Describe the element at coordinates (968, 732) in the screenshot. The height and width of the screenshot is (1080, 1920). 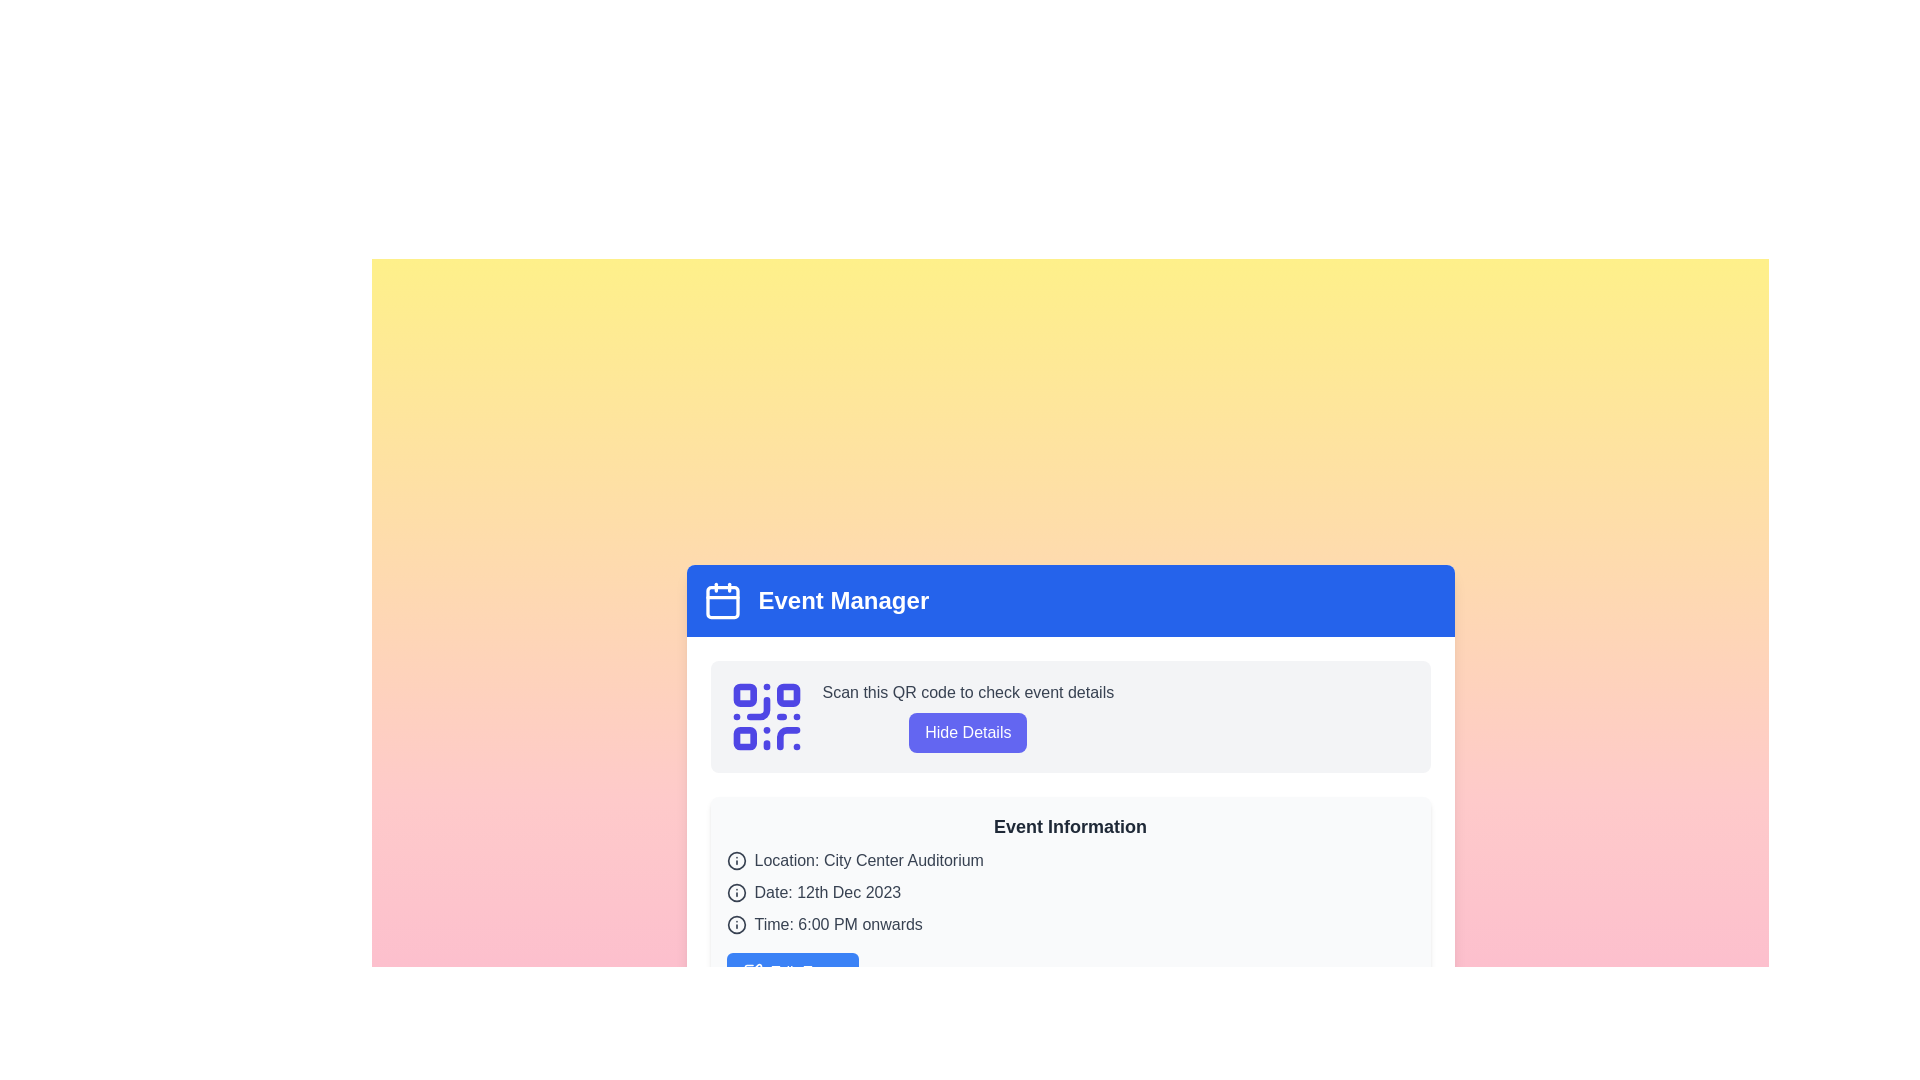
I see `the button that allows users to hide specific details related to an event or QR code, located below the 'Scan this QR code to check event details' text and to the right of a QR code illustration` at that location.